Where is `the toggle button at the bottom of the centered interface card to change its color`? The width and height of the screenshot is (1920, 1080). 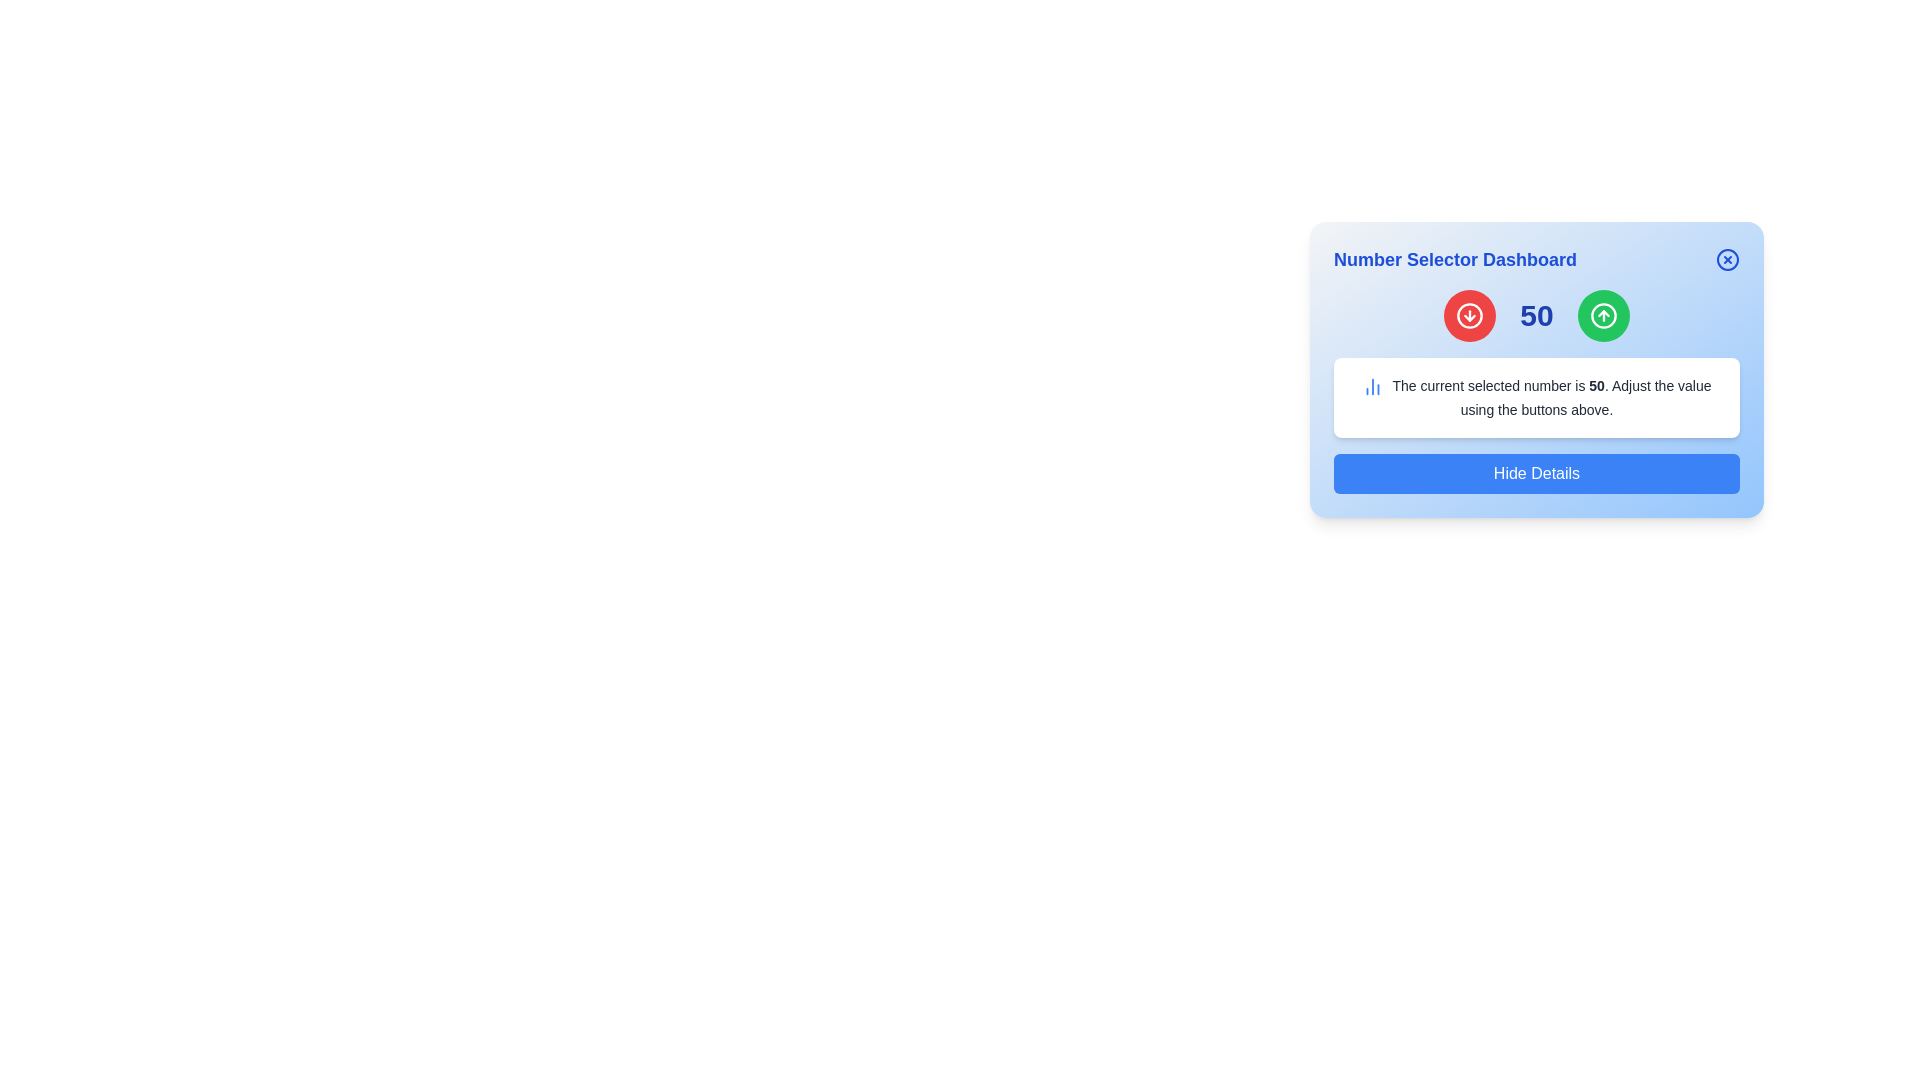 the toggle button at the bottom of the centered interface card to change its color is located at coordinates (1535, 474).